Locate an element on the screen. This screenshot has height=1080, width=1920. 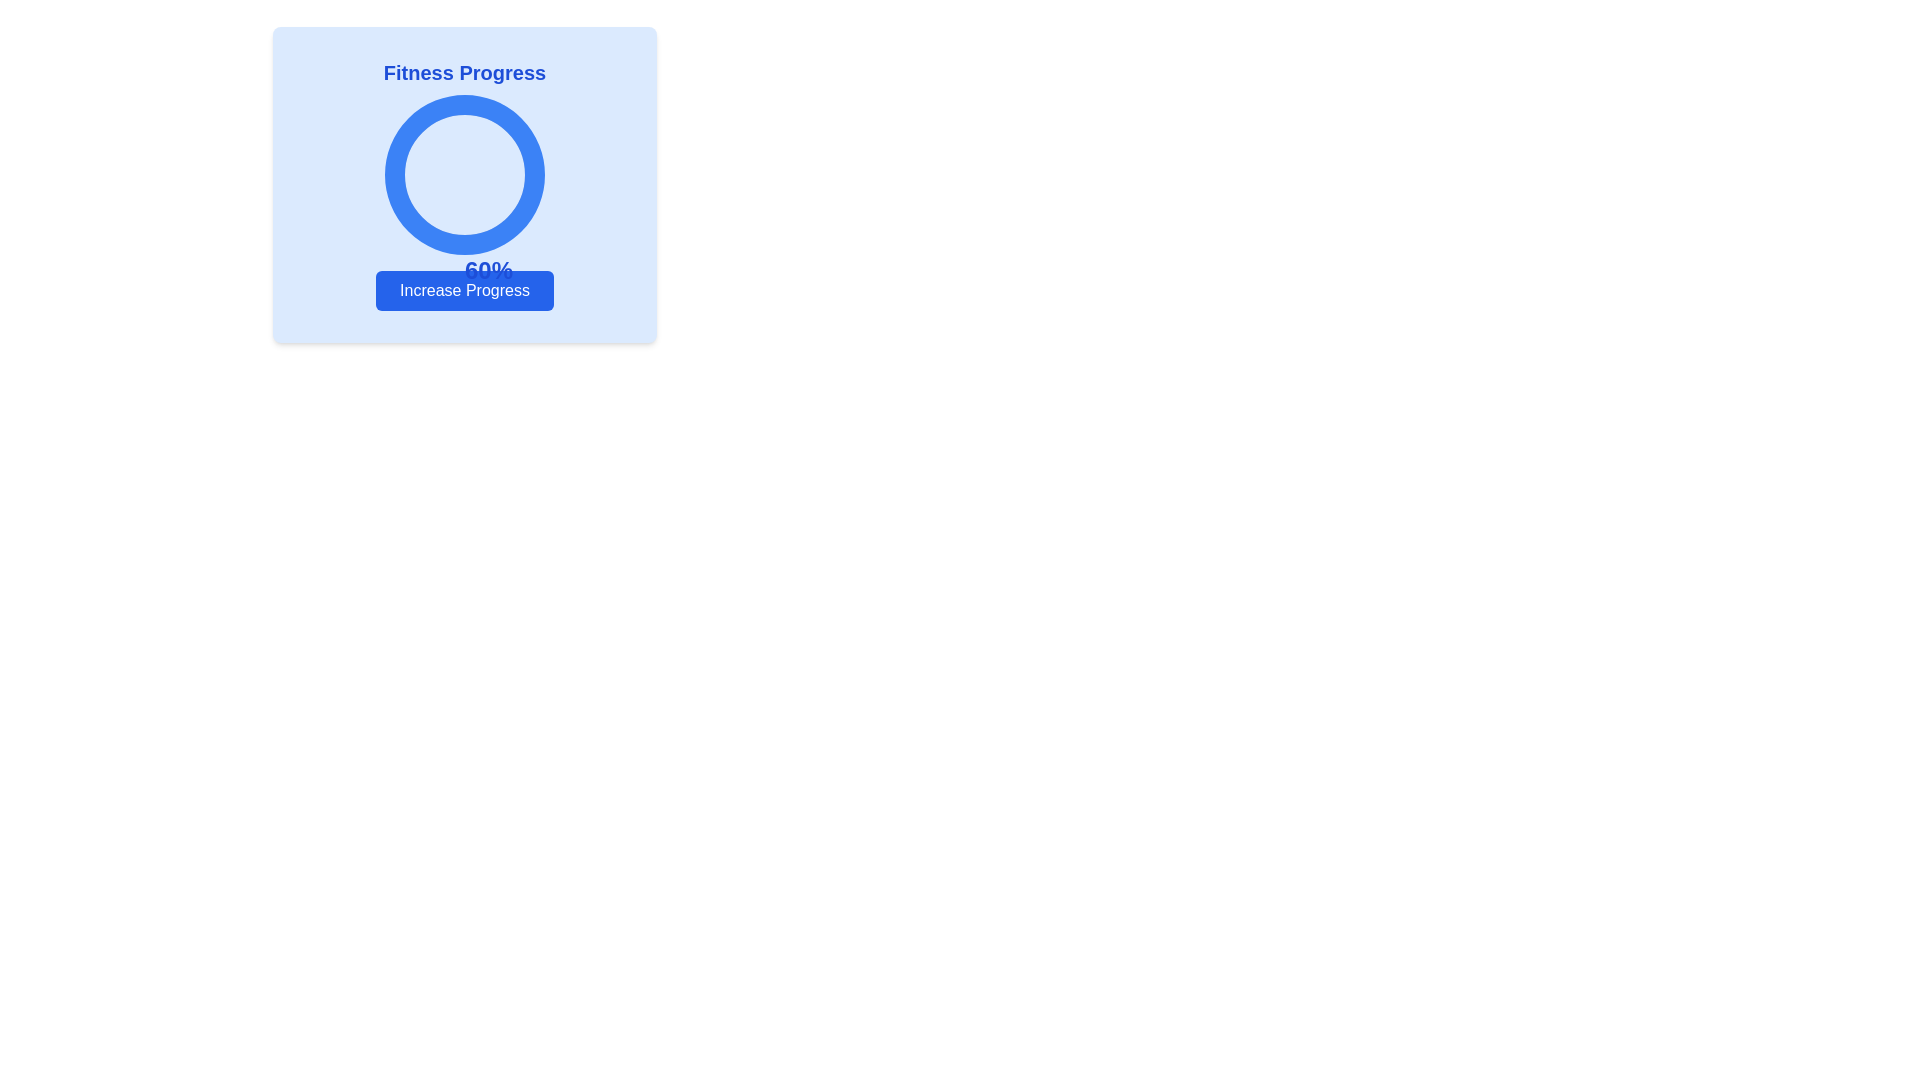
the progress represented by the circular progress indicator, which has a blue stroke outline and shows '60%' in its center is located at coordinates (464, 173).